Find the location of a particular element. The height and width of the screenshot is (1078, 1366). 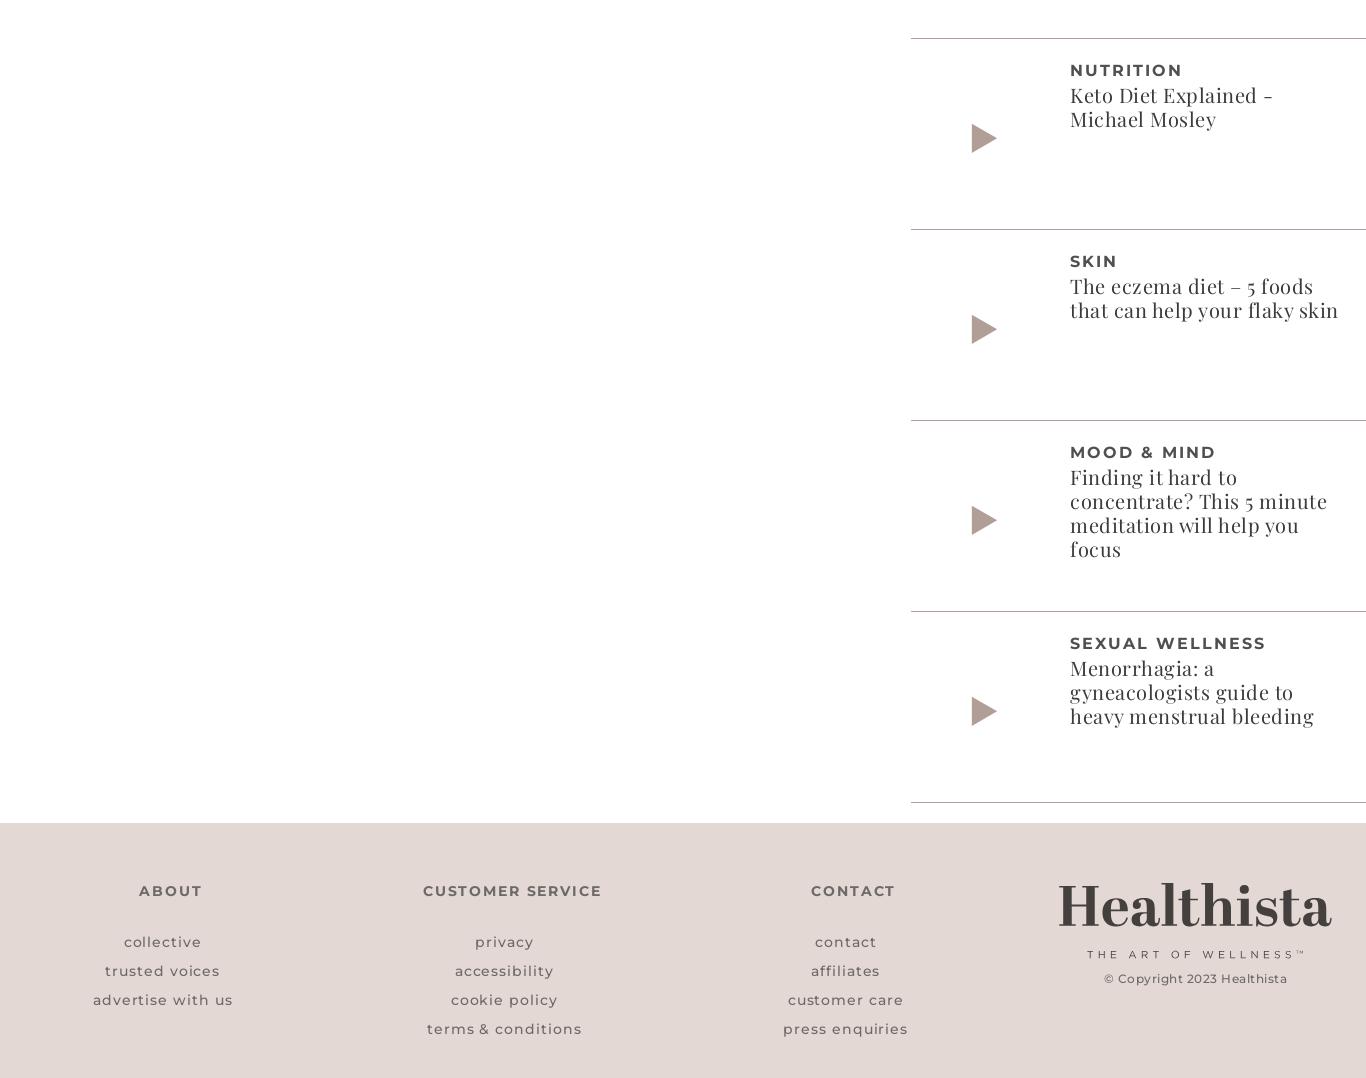

'privacy' is located at coordinates (503, 939).